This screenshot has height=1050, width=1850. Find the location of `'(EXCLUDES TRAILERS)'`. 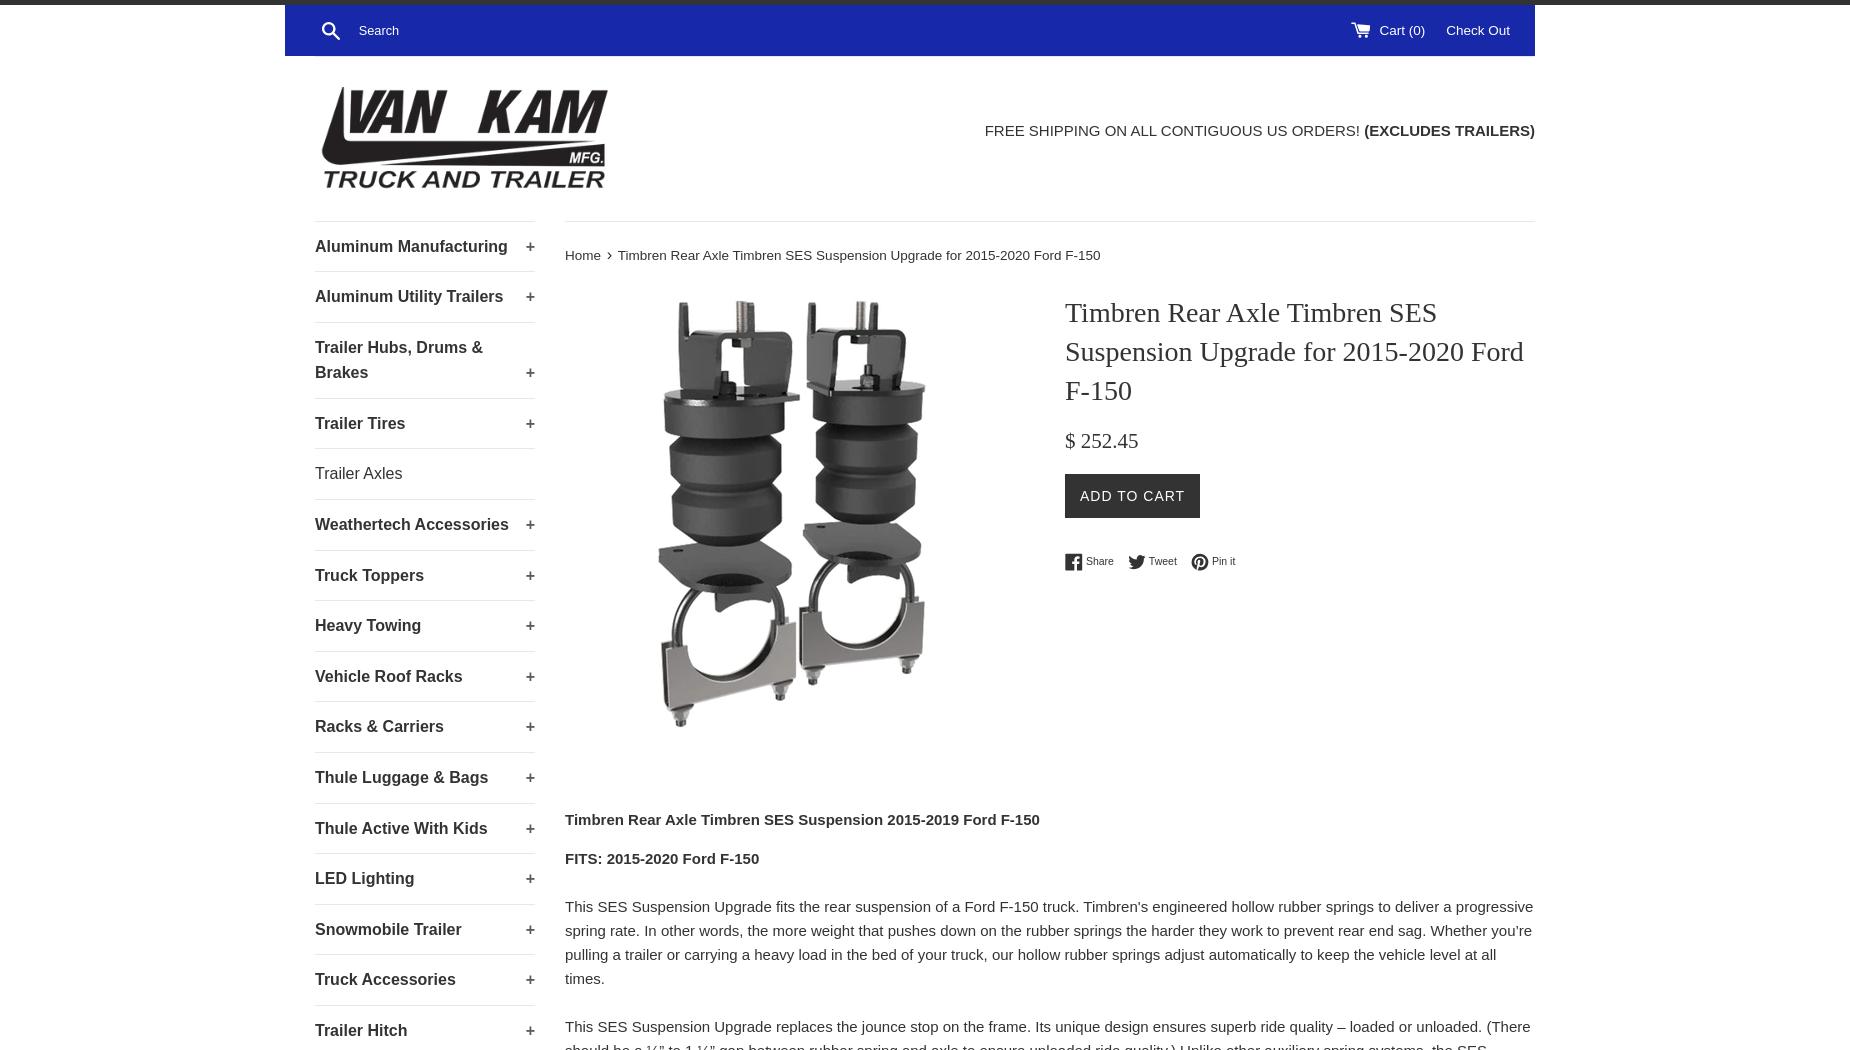

'(EXCLUDES TRAILERS)' is located at coordinates (1449, 129).